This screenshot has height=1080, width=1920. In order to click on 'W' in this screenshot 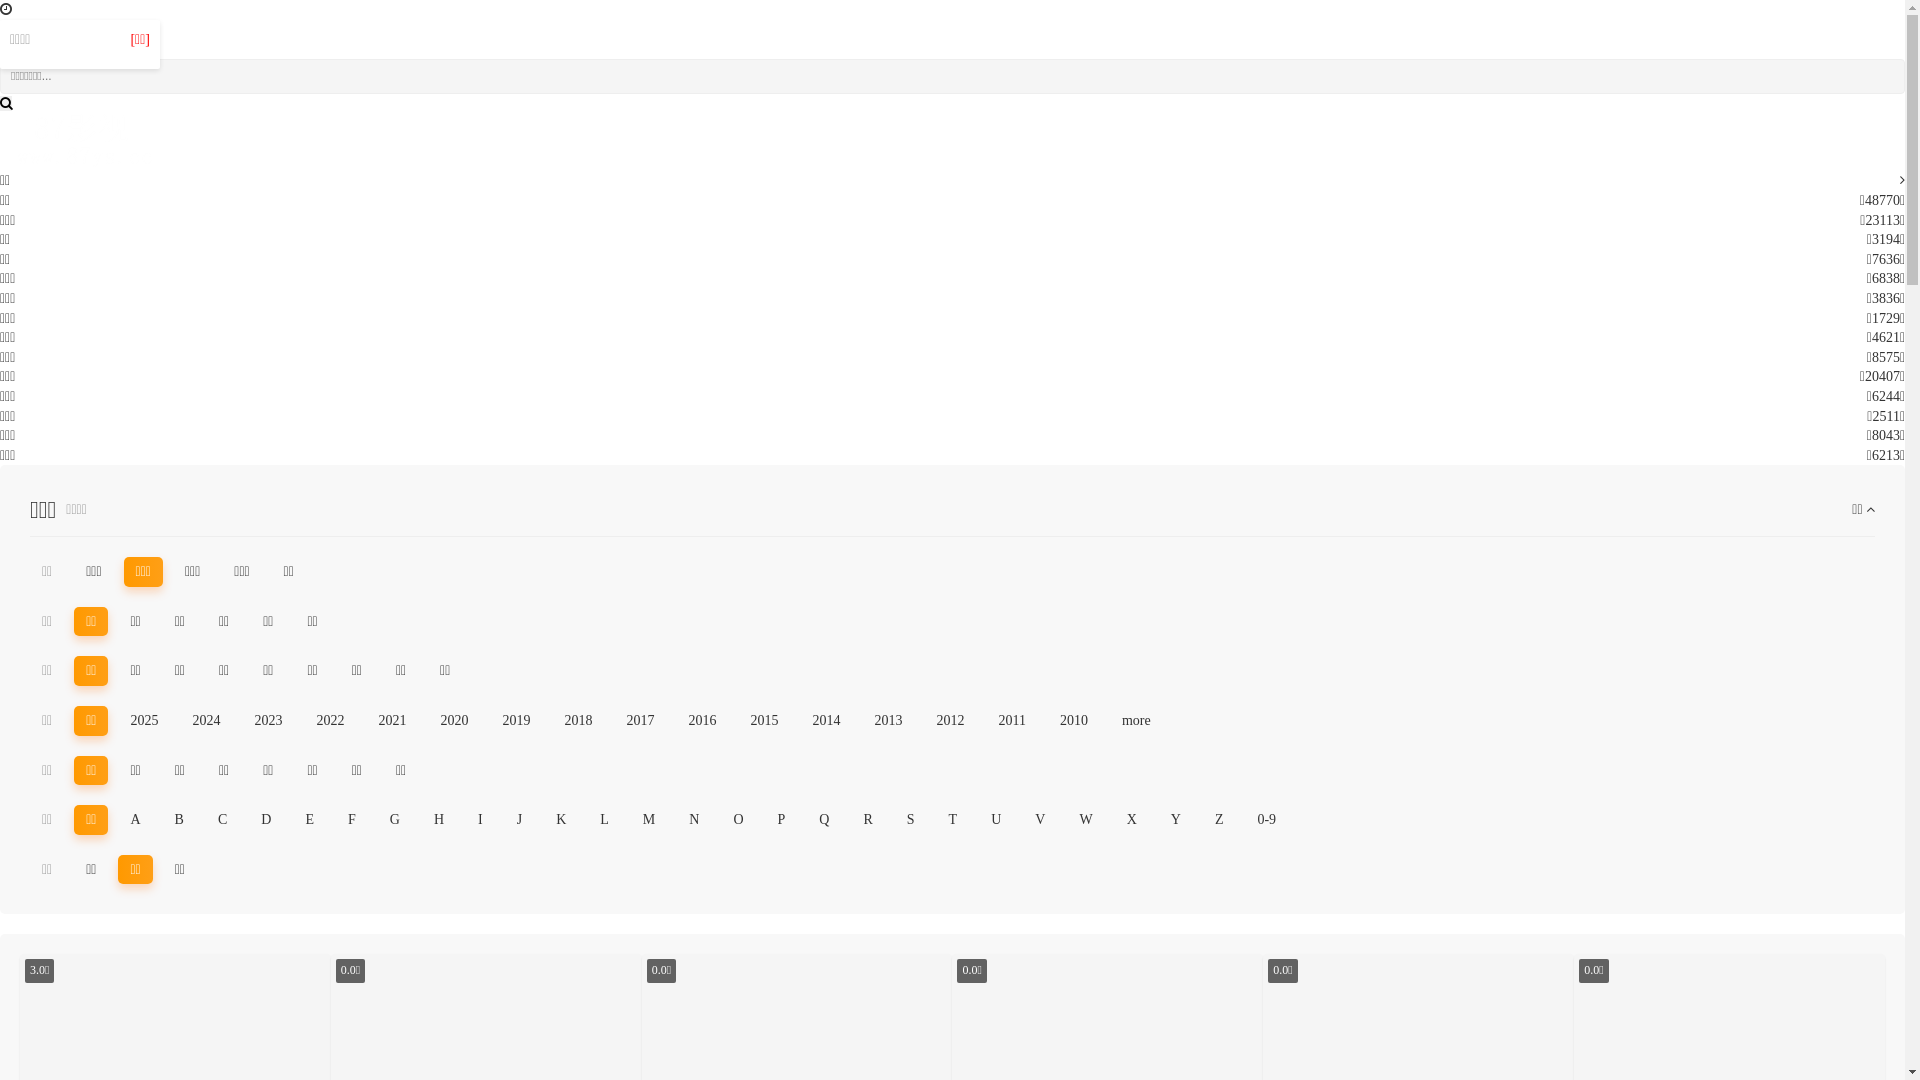, I will do `click(1084, 820)`.